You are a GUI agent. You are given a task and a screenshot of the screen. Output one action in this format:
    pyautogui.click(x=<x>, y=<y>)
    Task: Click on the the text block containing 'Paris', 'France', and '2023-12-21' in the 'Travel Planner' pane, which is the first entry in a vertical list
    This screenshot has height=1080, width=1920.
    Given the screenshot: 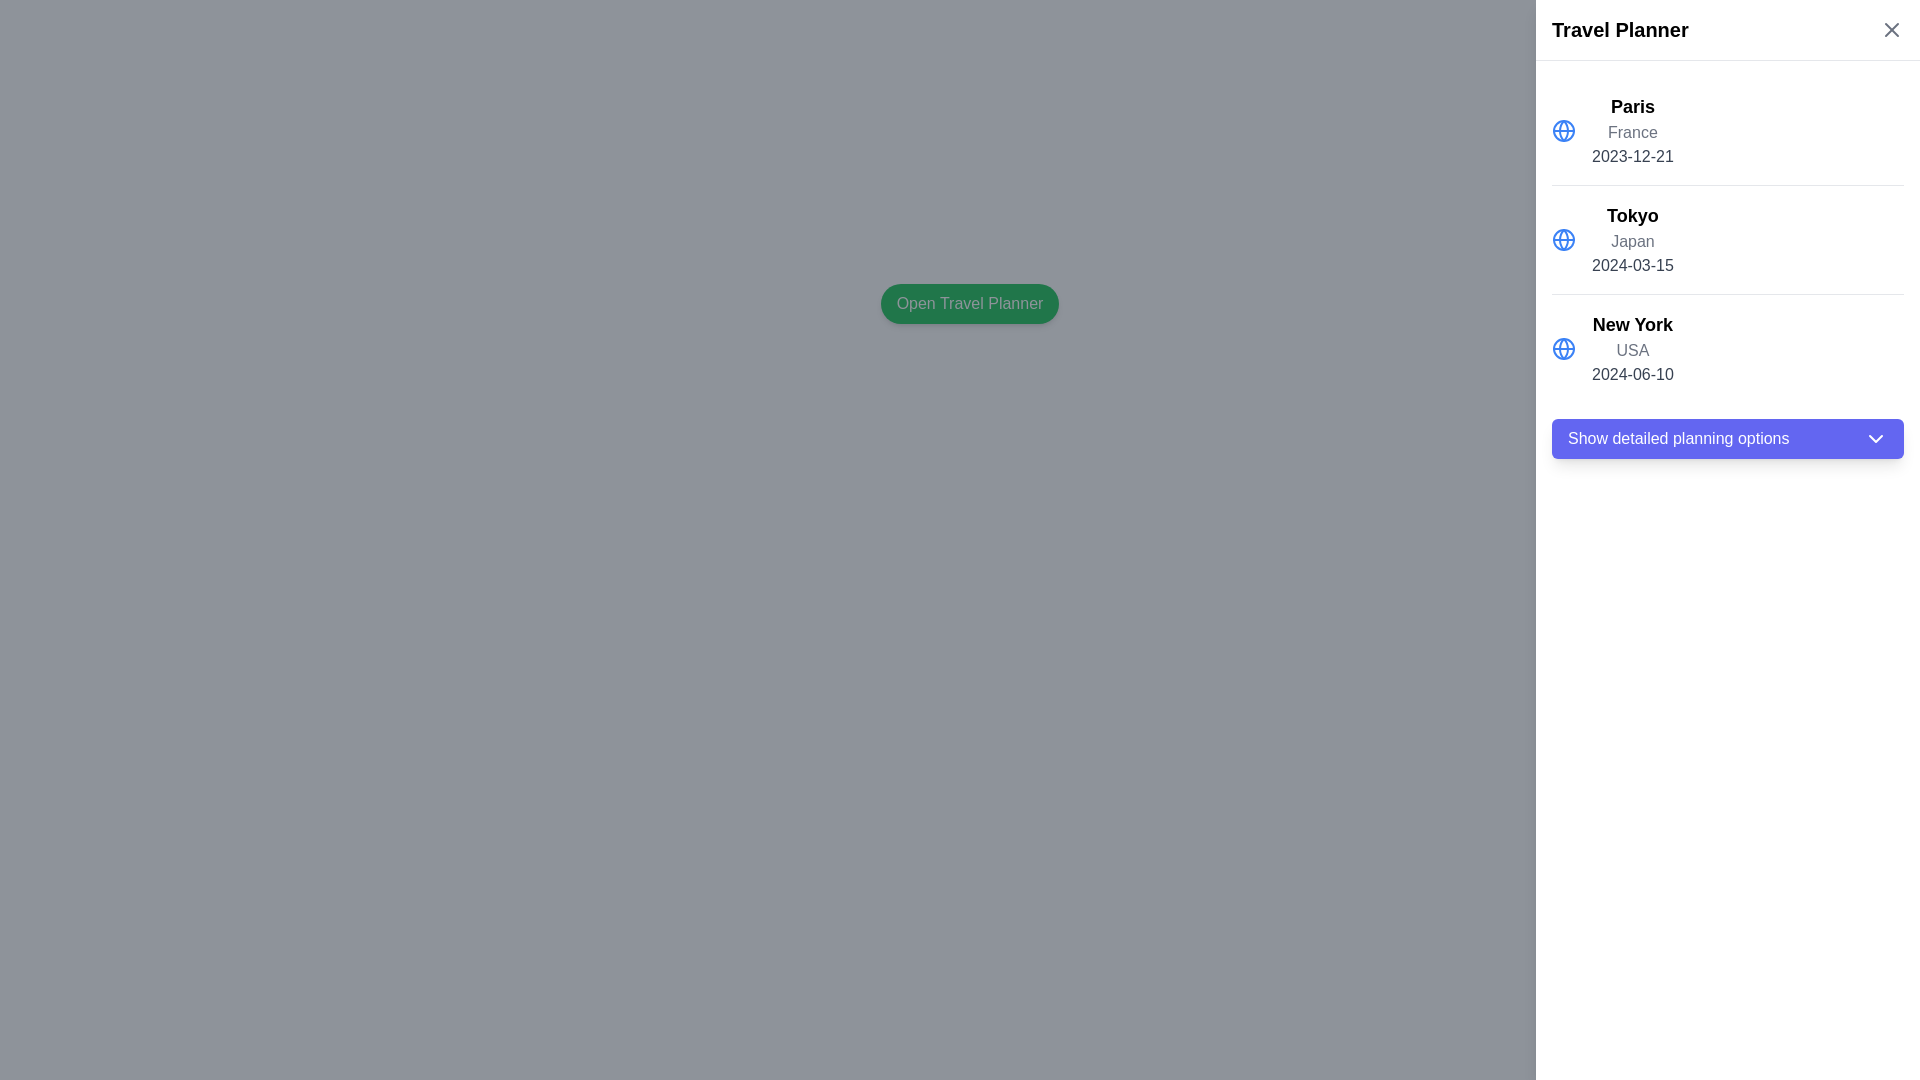 What is the action you would take?
    pyautogui.click(x=1632, y=131)
    